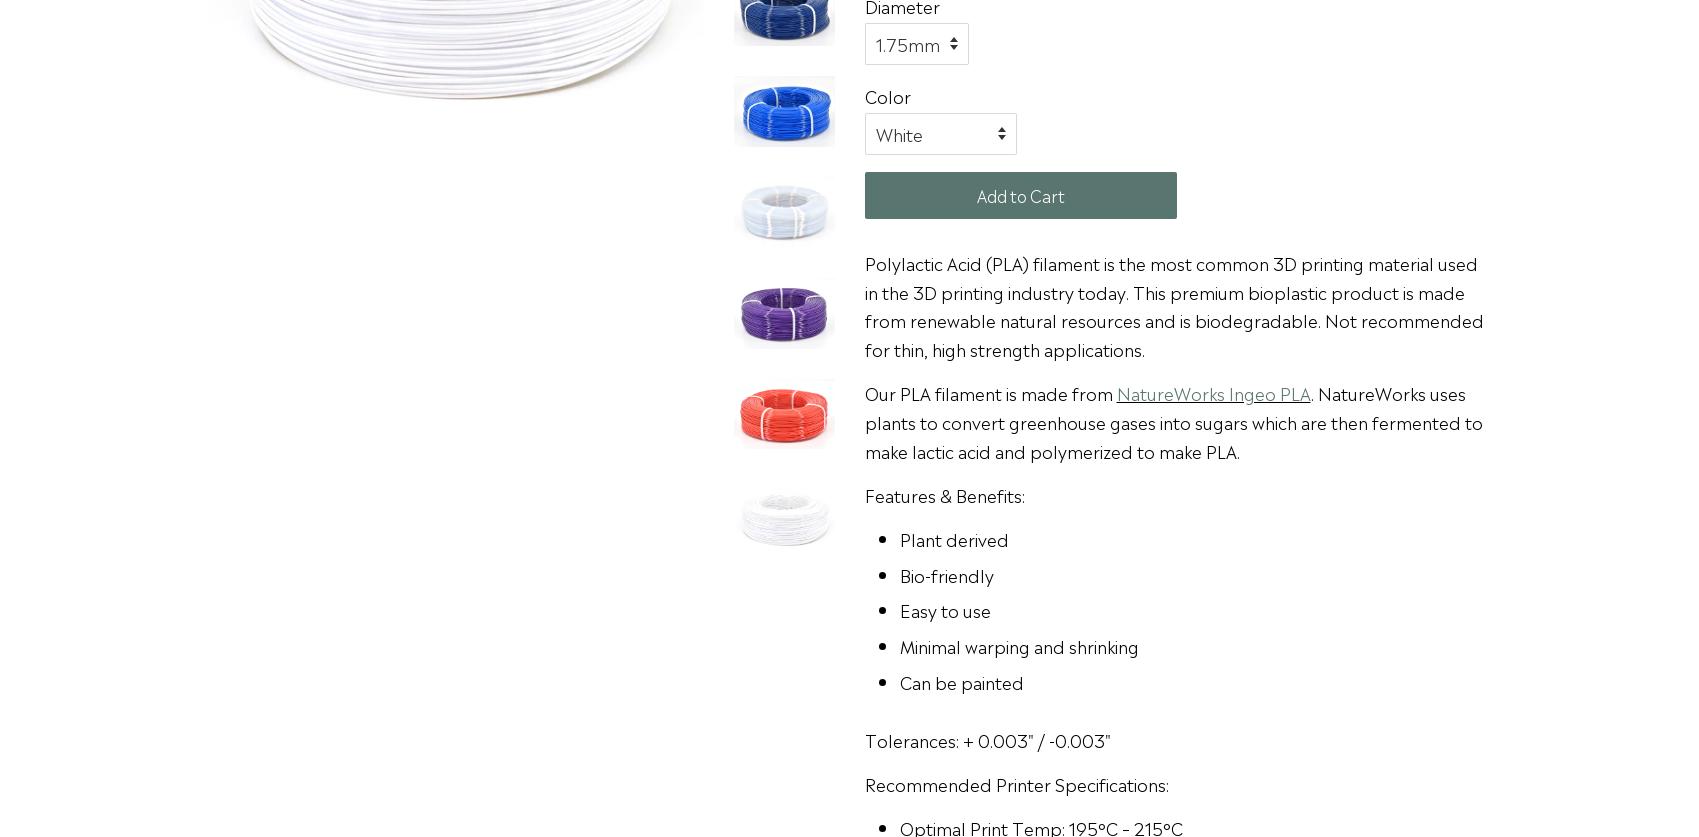  I want to click on 'Bio-friendly', so click(897, 573).